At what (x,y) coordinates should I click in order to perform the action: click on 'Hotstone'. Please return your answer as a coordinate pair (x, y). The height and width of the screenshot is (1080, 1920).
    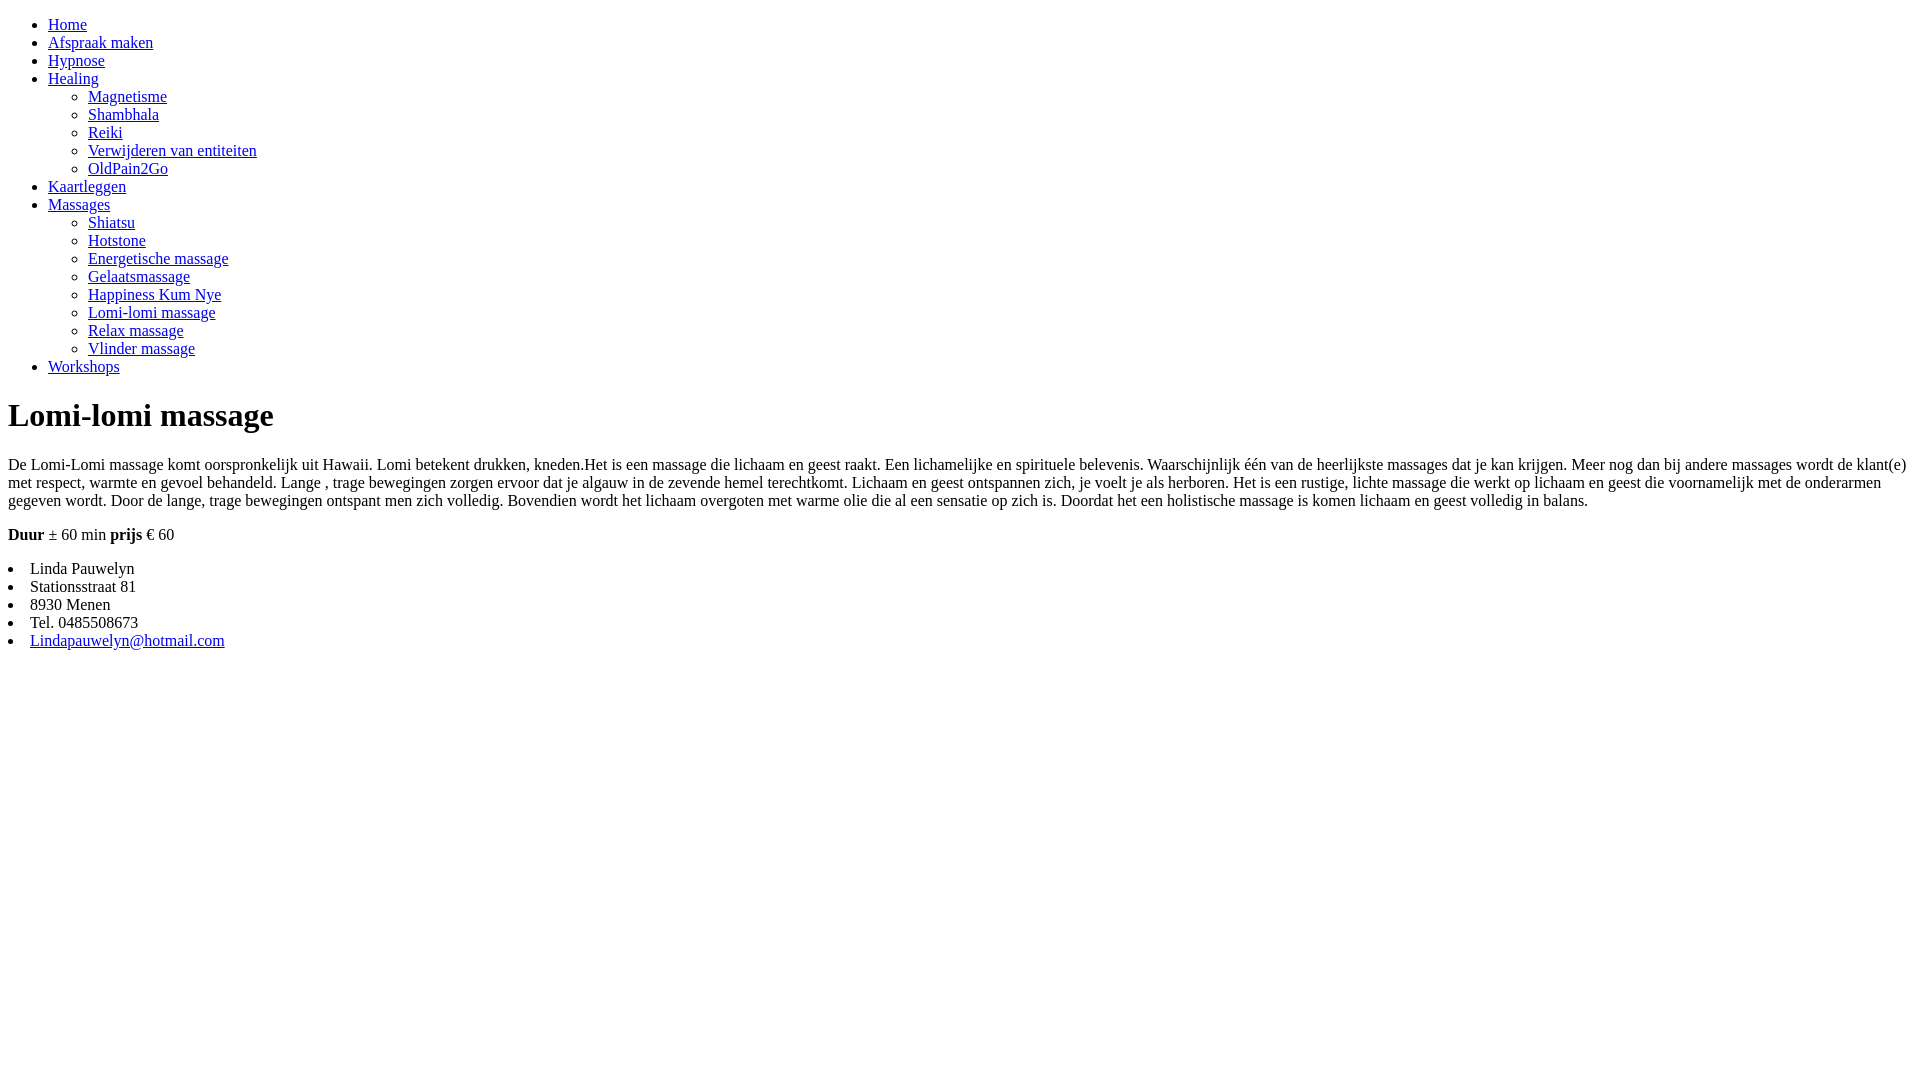
    Looking at the image, I should click on (115, 239).